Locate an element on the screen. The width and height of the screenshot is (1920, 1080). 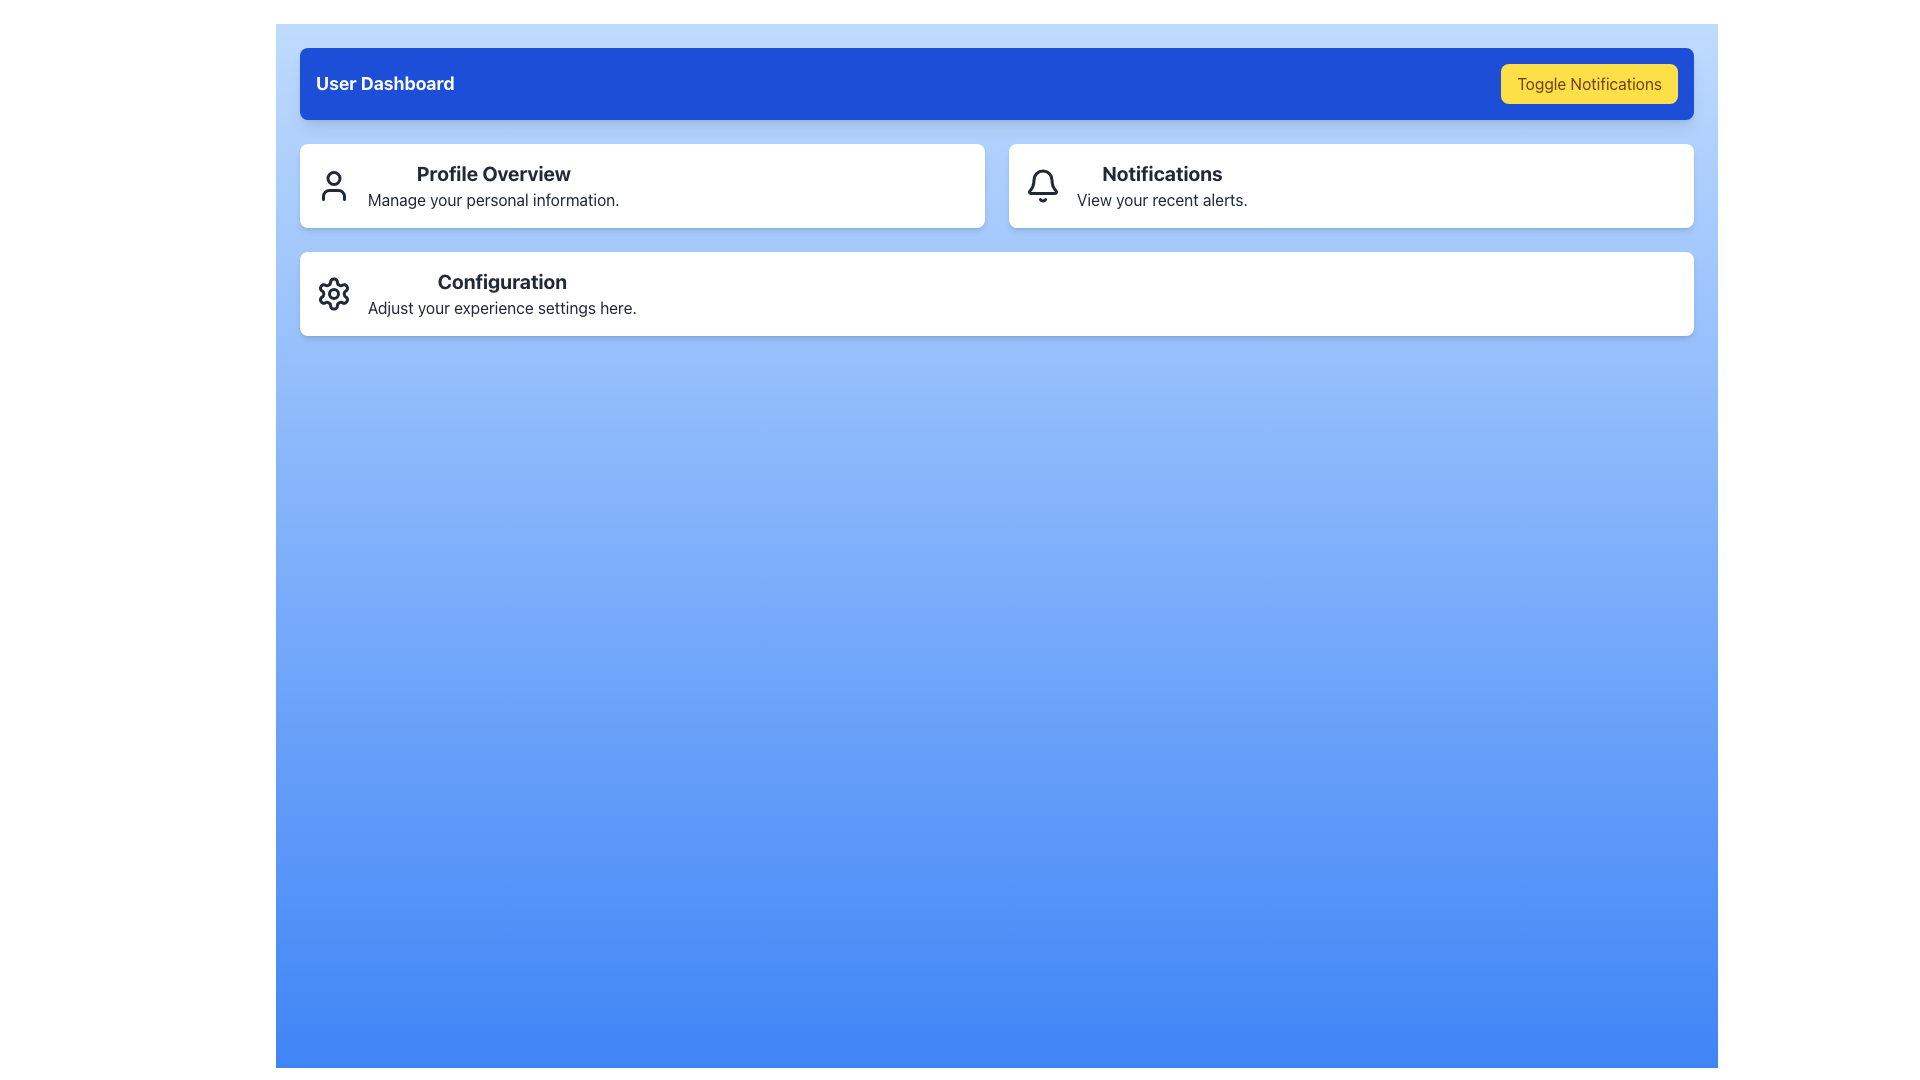
the decorative circular component located centrally within the settings cog icon in the Configuration section of the User Dashboard is located at coordinates (334, 293).